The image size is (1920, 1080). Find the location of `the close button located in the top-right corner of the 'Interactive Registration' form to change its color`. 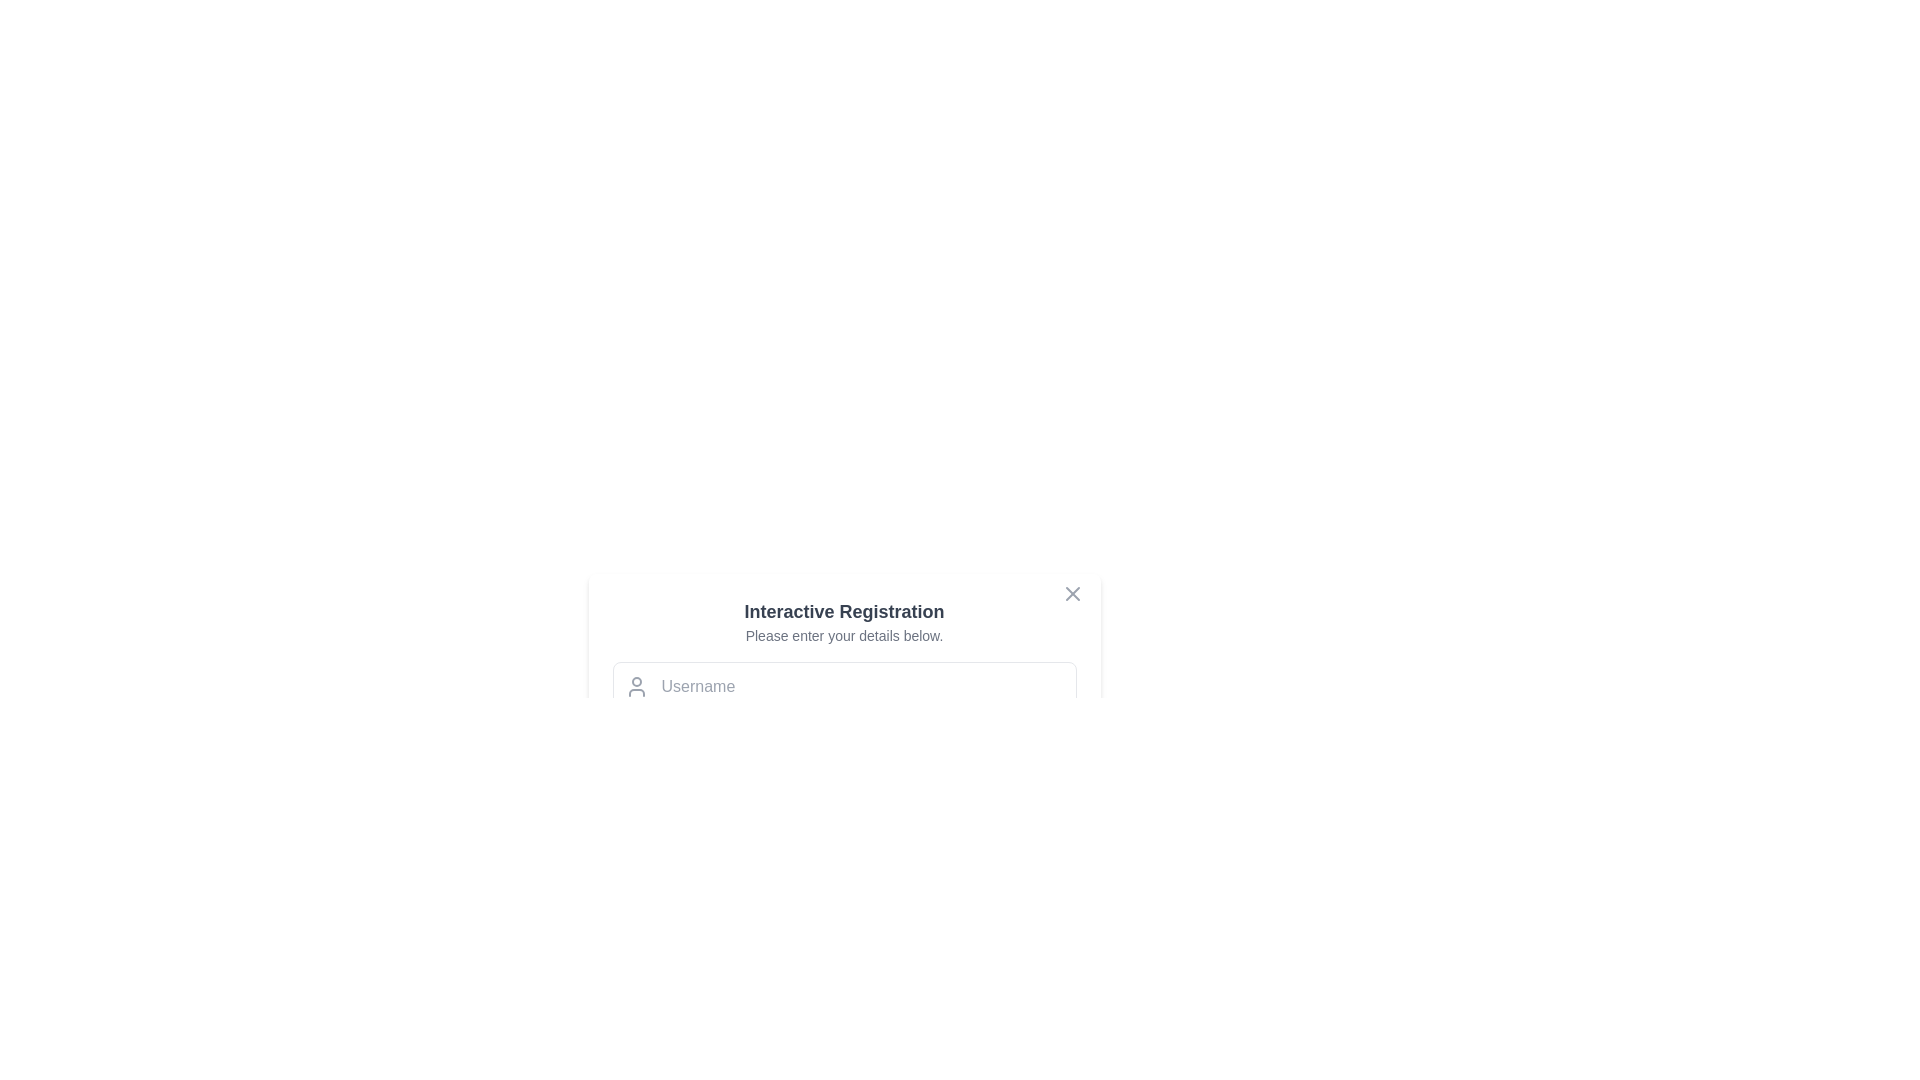

the close button located in the top-right corner of the 'Interactive Registration' form to change its color is located at coordinates (1071, 593).